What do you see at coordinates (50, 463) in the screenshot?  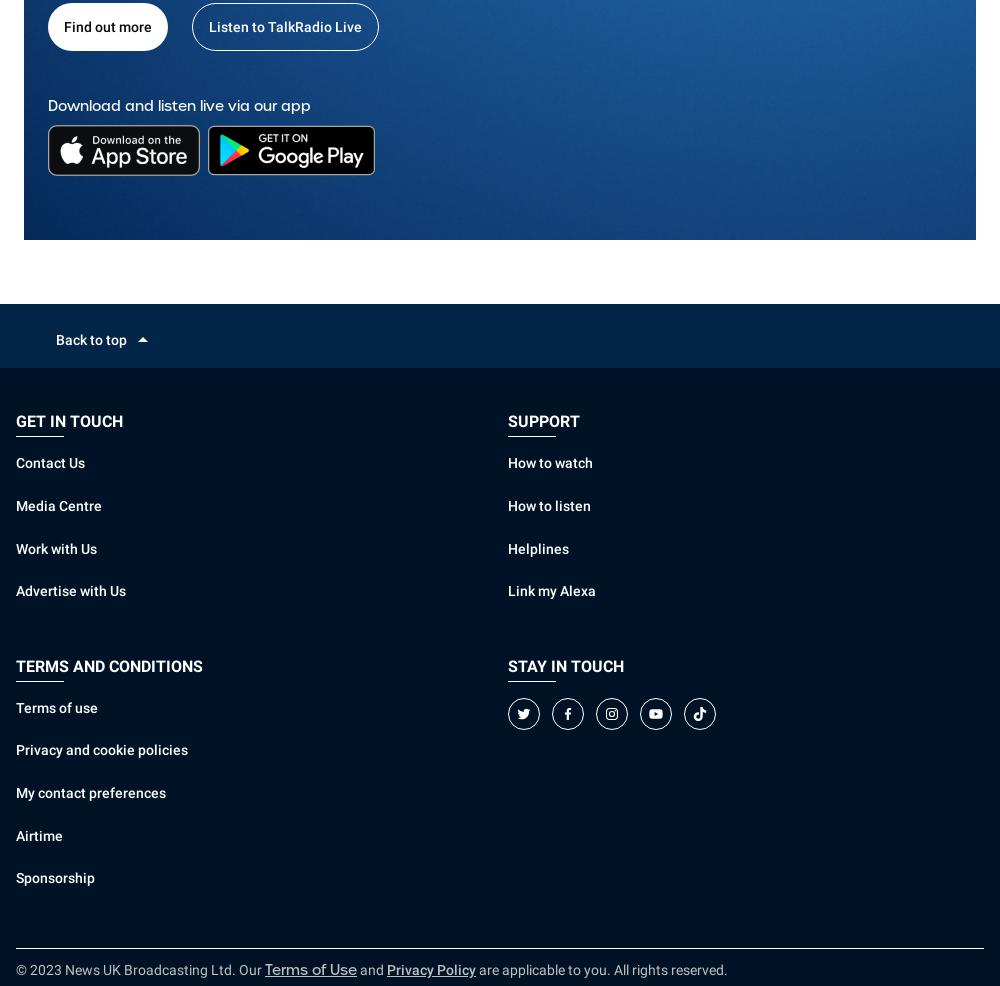 I see `'Contact Us'` at bounding box center [50, 463].